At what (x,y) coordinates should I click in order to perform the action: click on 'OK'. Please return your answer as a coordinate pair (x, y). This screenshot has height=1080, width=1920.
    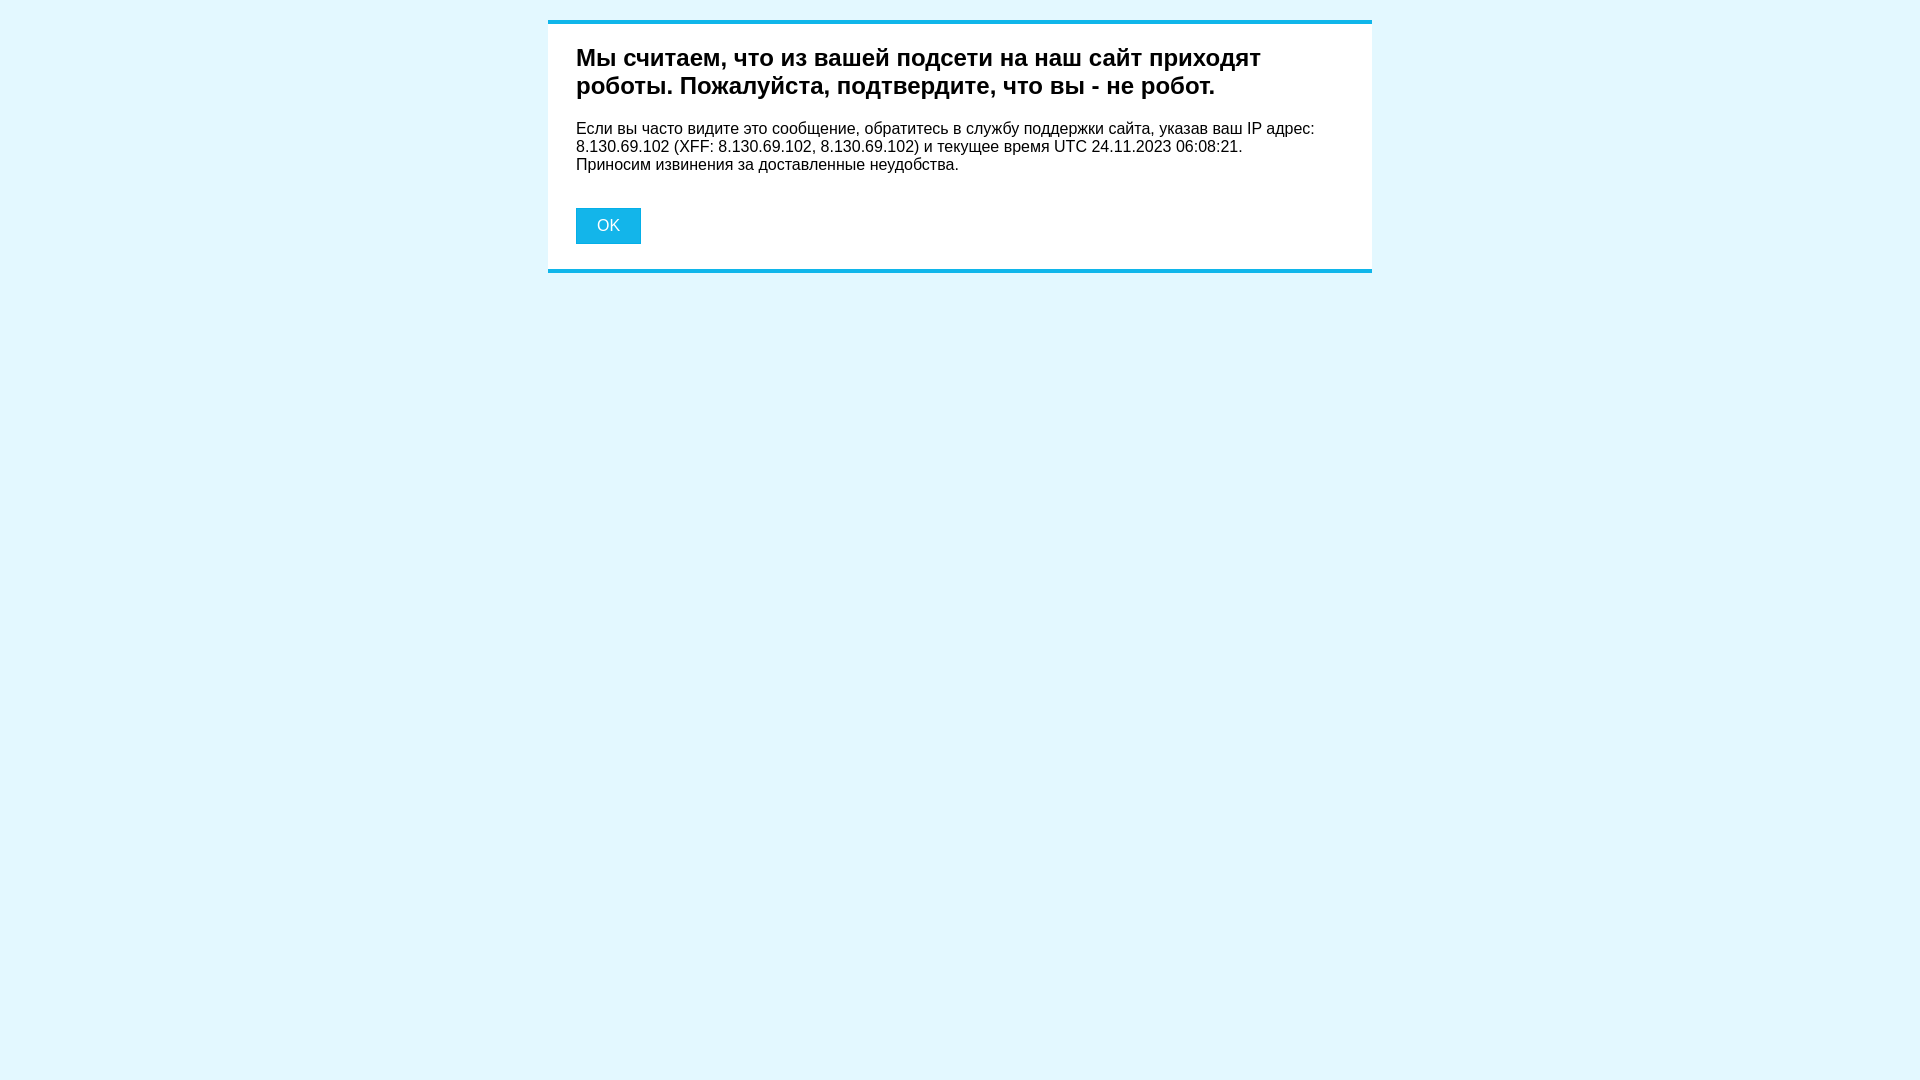
    Looking at the image, I should click on (607, 225).